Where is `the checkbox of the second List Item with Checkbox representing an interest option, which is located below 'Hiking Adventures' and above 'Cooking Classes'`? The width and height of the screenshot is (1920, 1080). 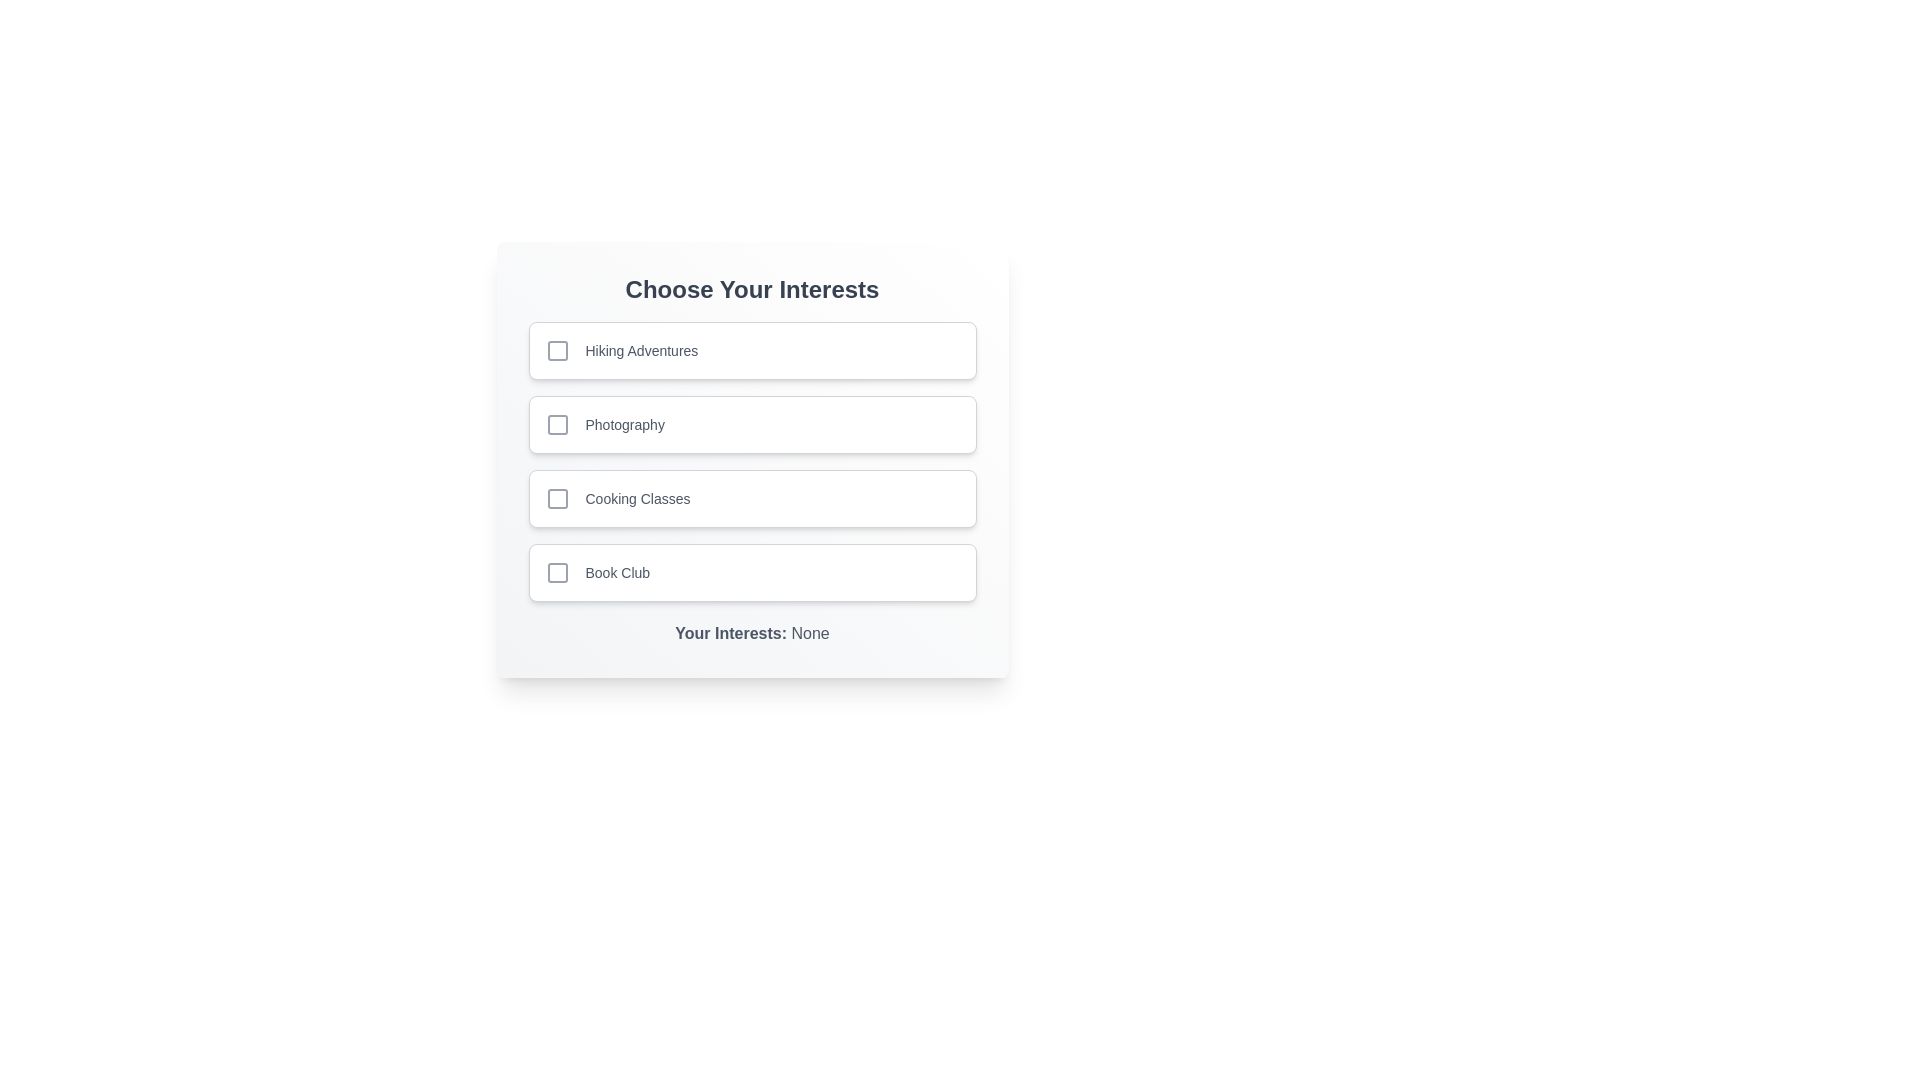 the checkbox of the second List Item with Checkbox representing an interest option, which is located below 'Hiking Adventures' and above 'Cooking Classes' is located at coordinates (751, 423).